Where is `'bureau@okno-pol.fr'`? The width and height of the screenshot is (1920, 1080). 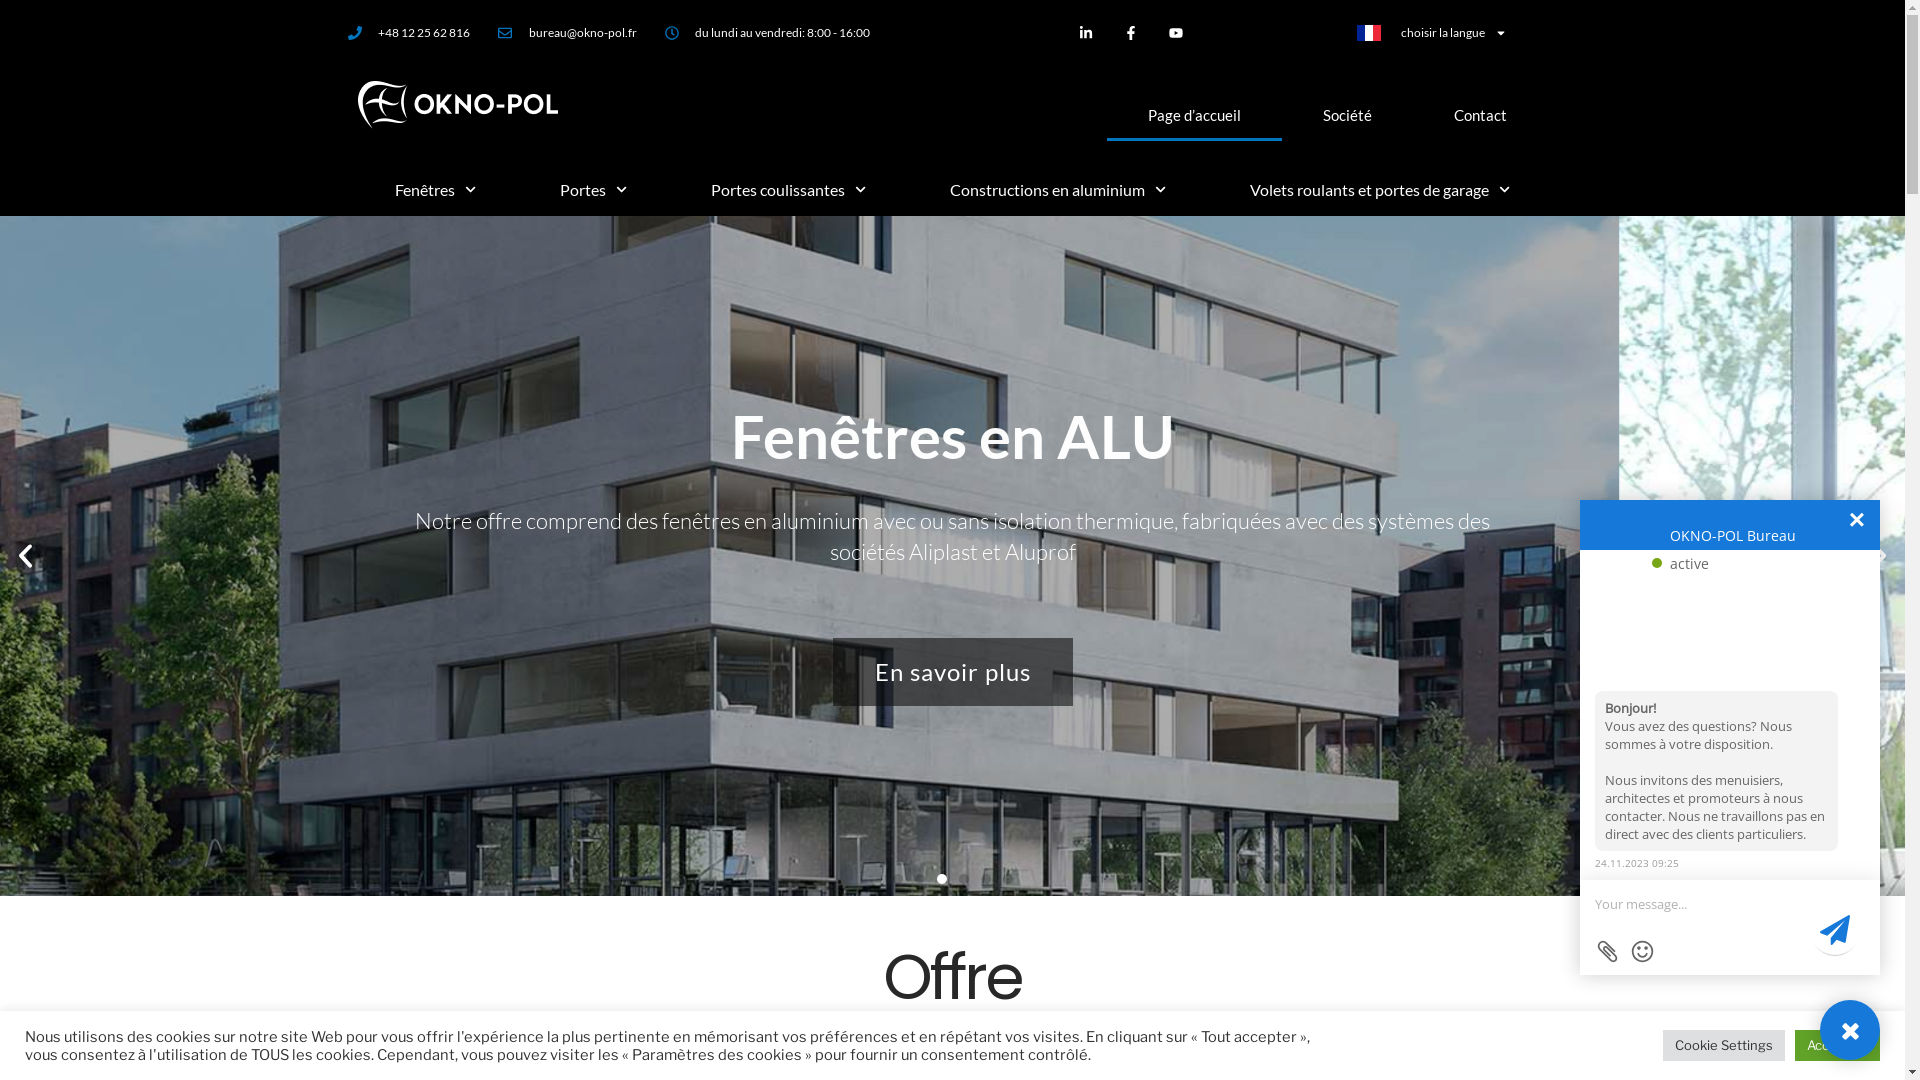
'bureau@okno-pol.fr' is located at coordinates (566, 33).